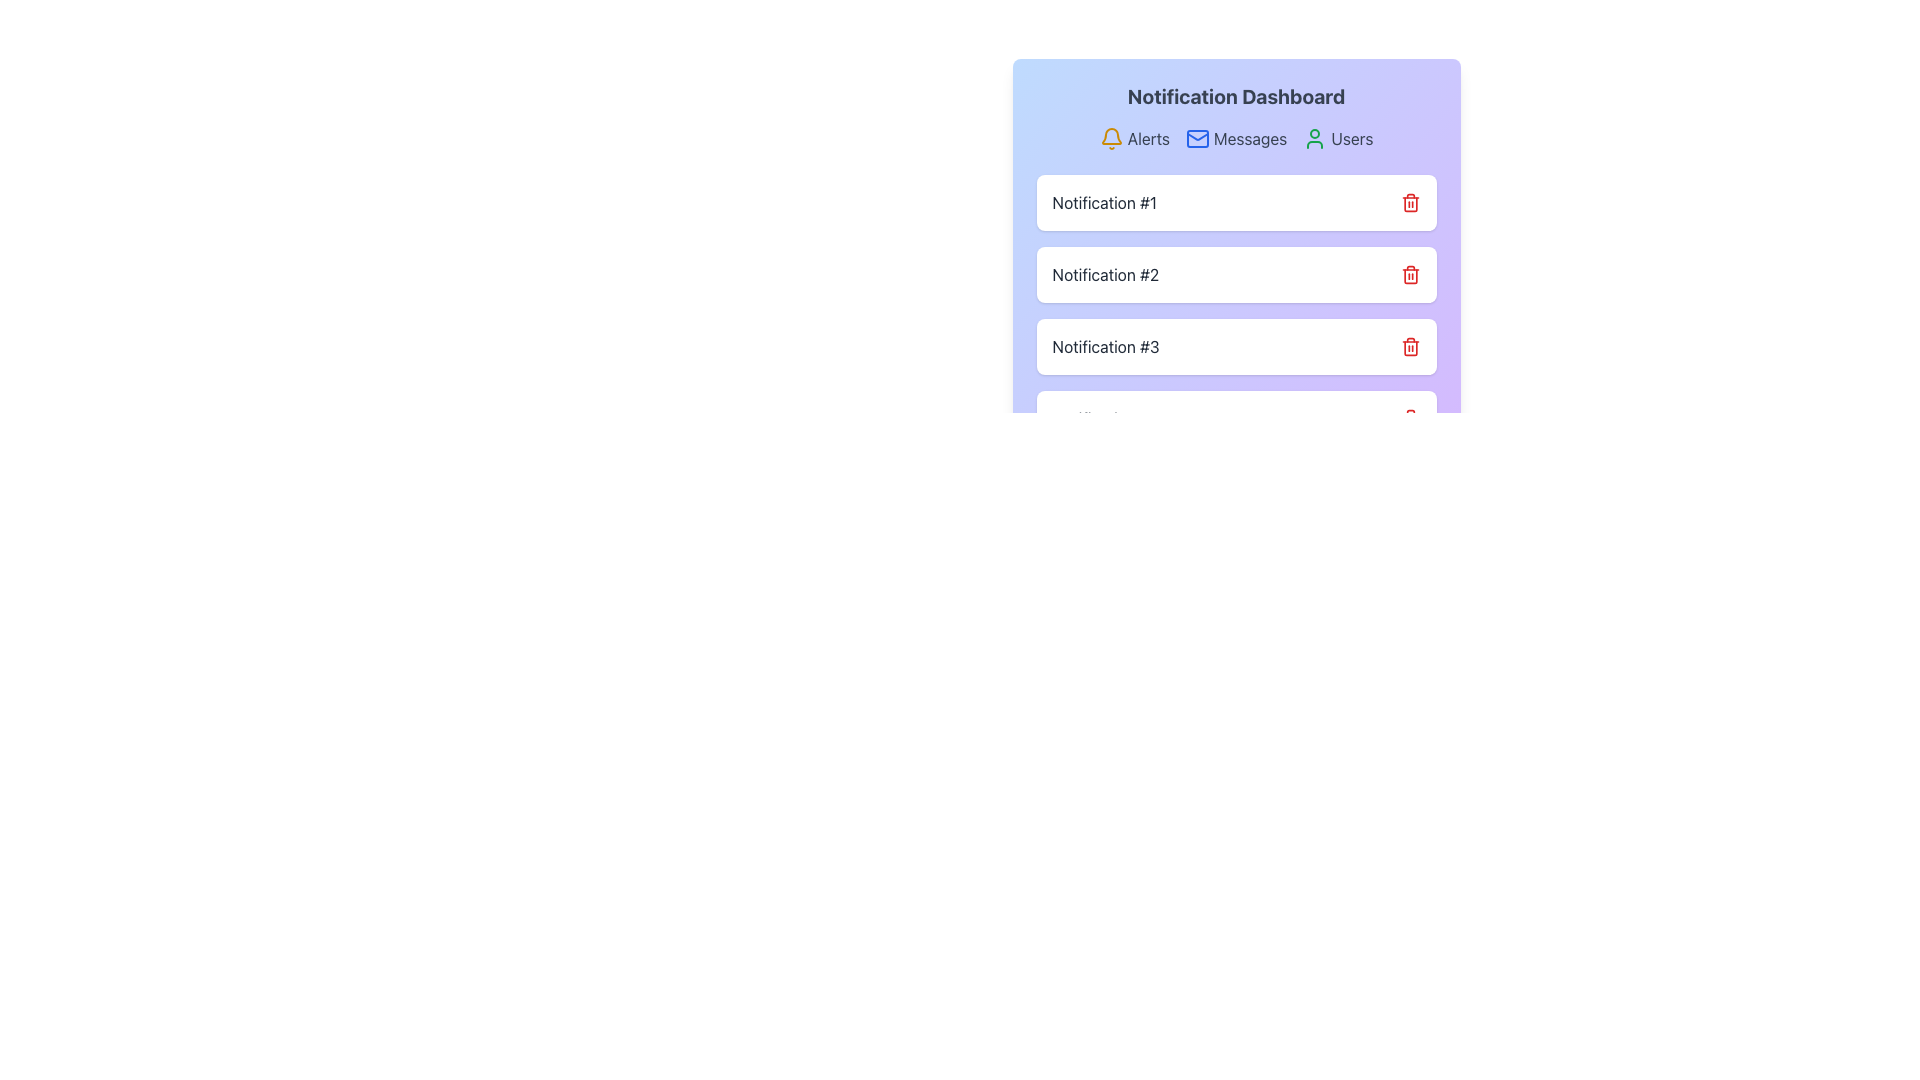 Image resolution: width=1920 pixels, height=1080 pixels. I want to click on the Text label indicating messages, so click(1249, 137).